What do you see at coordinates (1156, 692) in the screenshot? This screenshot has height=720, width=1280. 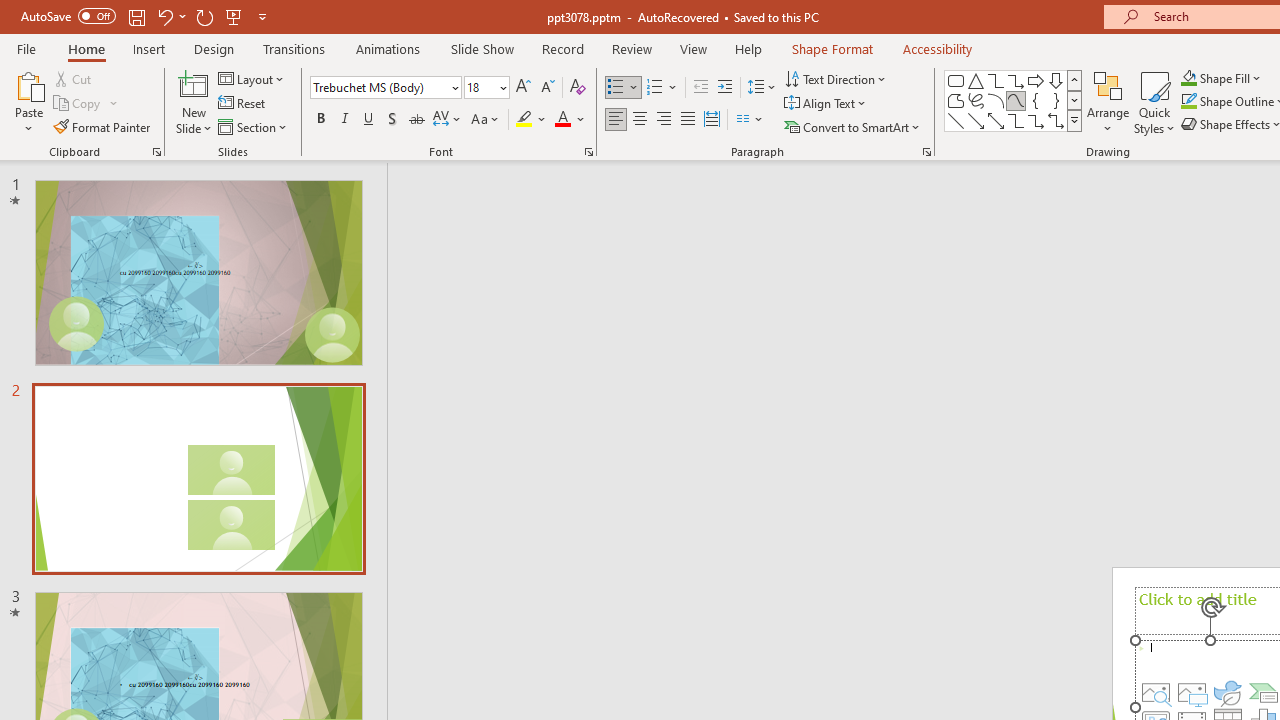 I see `'Stock Images'` at bounding box center [1156, 692].